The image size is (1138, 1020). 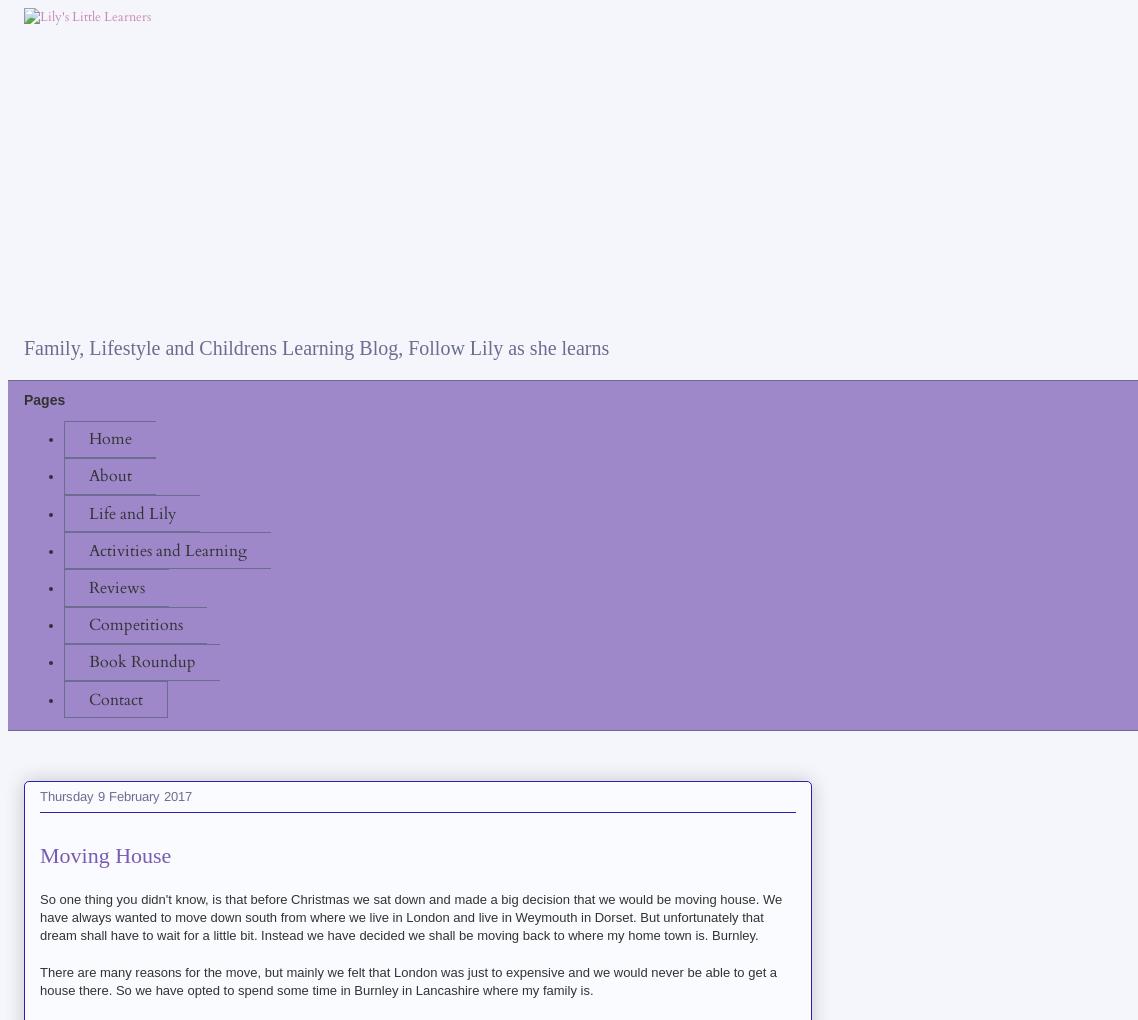 I want to click on 'Moving House', so click(x=104, y=854).